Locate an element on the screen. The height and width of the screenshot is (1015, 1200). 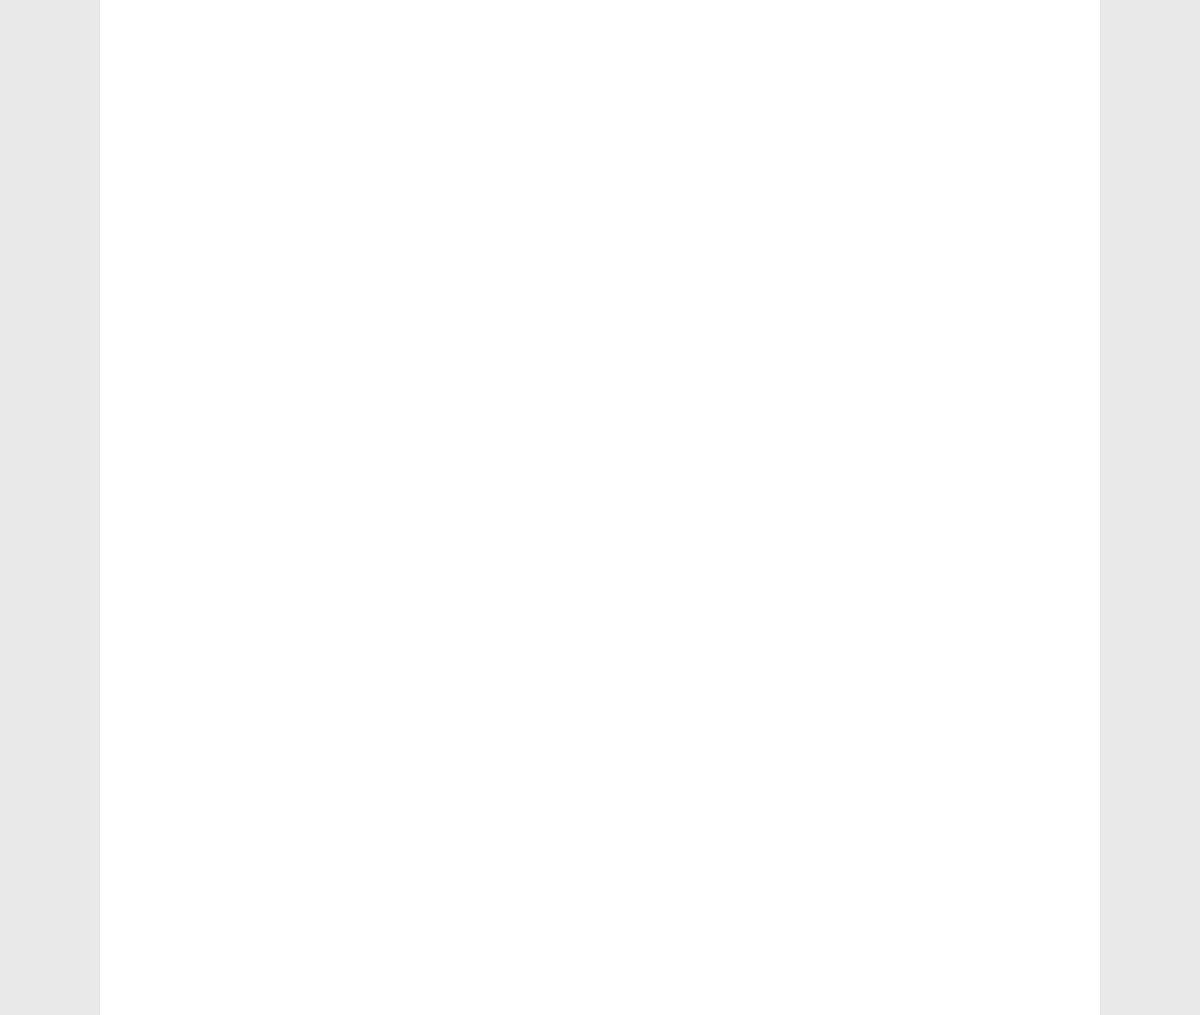
'technical education' is located at coordinates (209, 470).